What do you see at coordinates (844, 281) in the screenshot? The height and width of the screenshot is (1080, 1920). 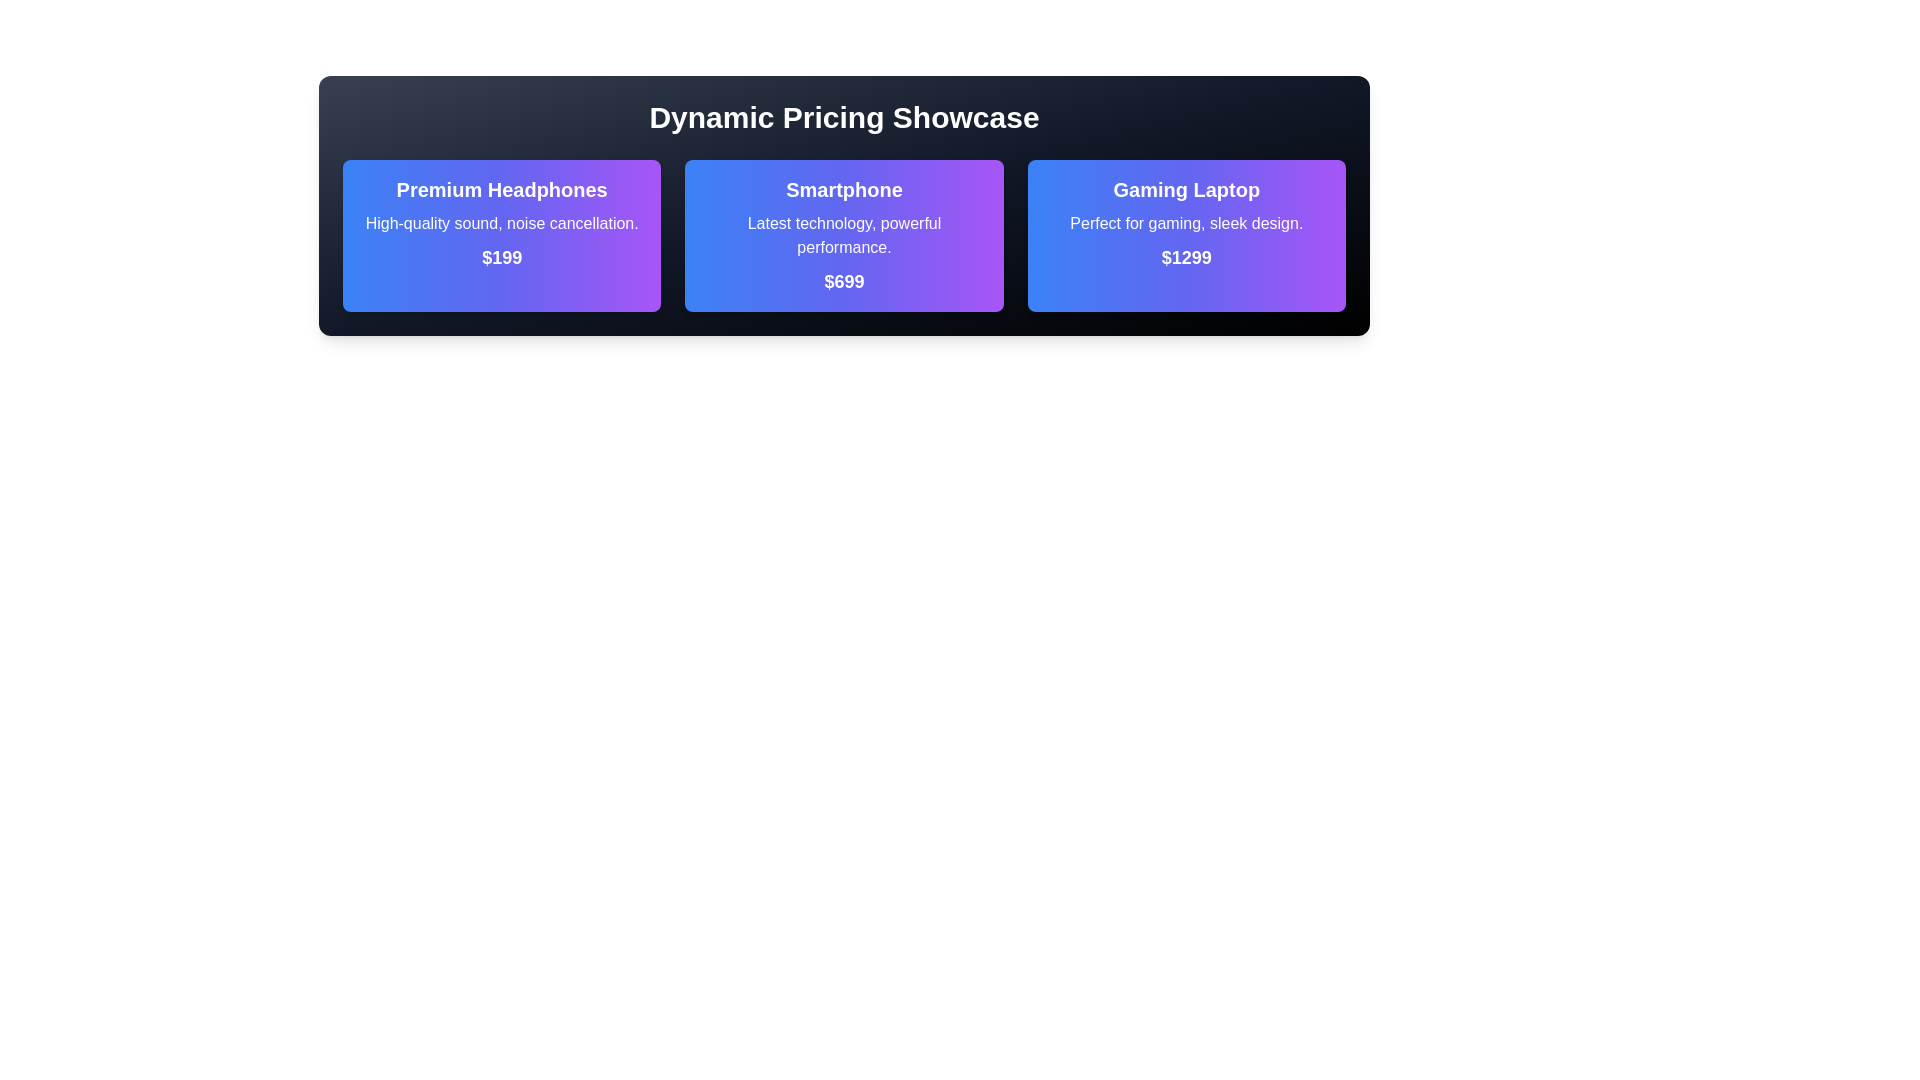 I see `the text element displaying the price '$699', located in the central card of a pricing showcase, beneath the description 'Latest technology, powerful performance.' and the title 'Smartphone.'` at bounding box center [844, 281].